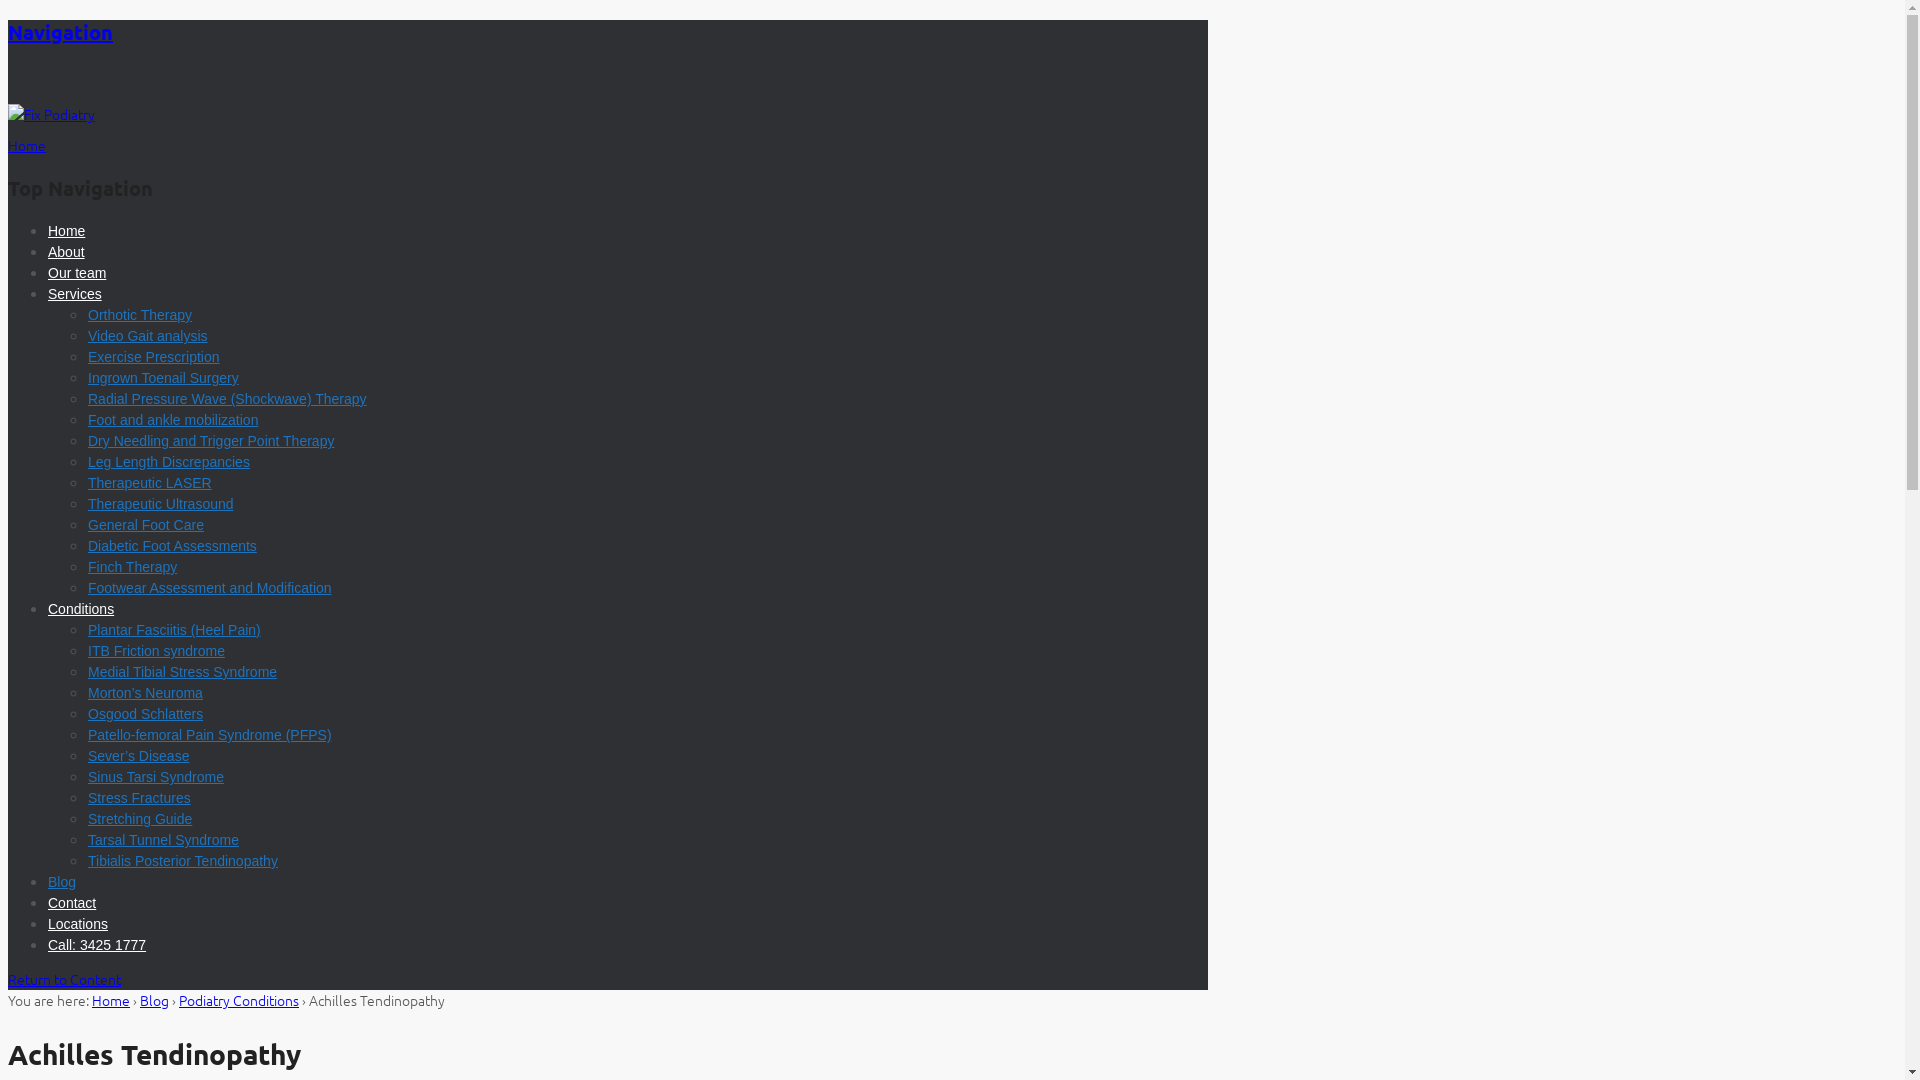  What do you see at coordinates (155, 775) in the screenshot?
I see `'Sinus Tarsi Syndrome'` at bounding box center [155, 775].